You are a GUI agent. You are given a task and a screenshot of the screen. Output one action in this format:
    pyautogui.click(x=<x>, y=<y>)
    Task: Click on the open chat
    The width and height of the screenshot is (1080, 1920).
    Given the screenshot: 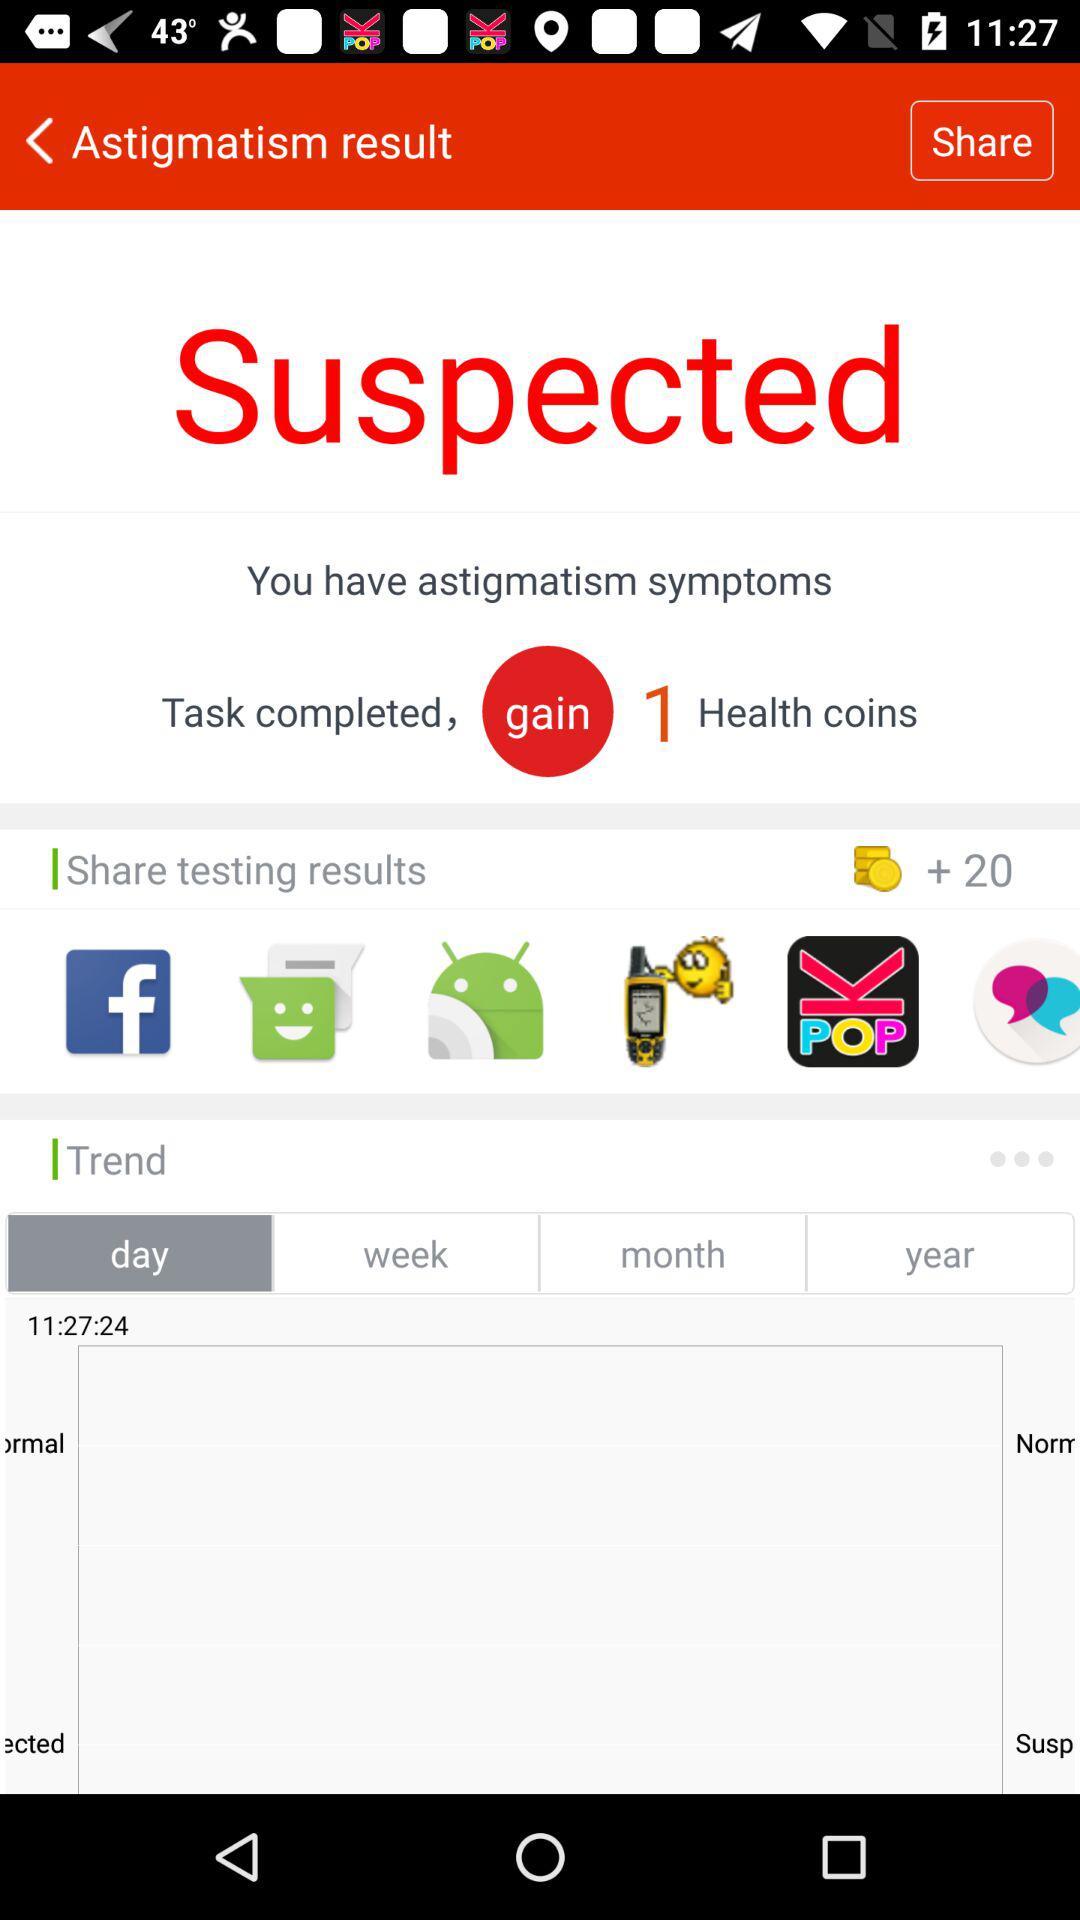 What is the action you would take?
    pyautogui.click(x=1025, y=1001)
    